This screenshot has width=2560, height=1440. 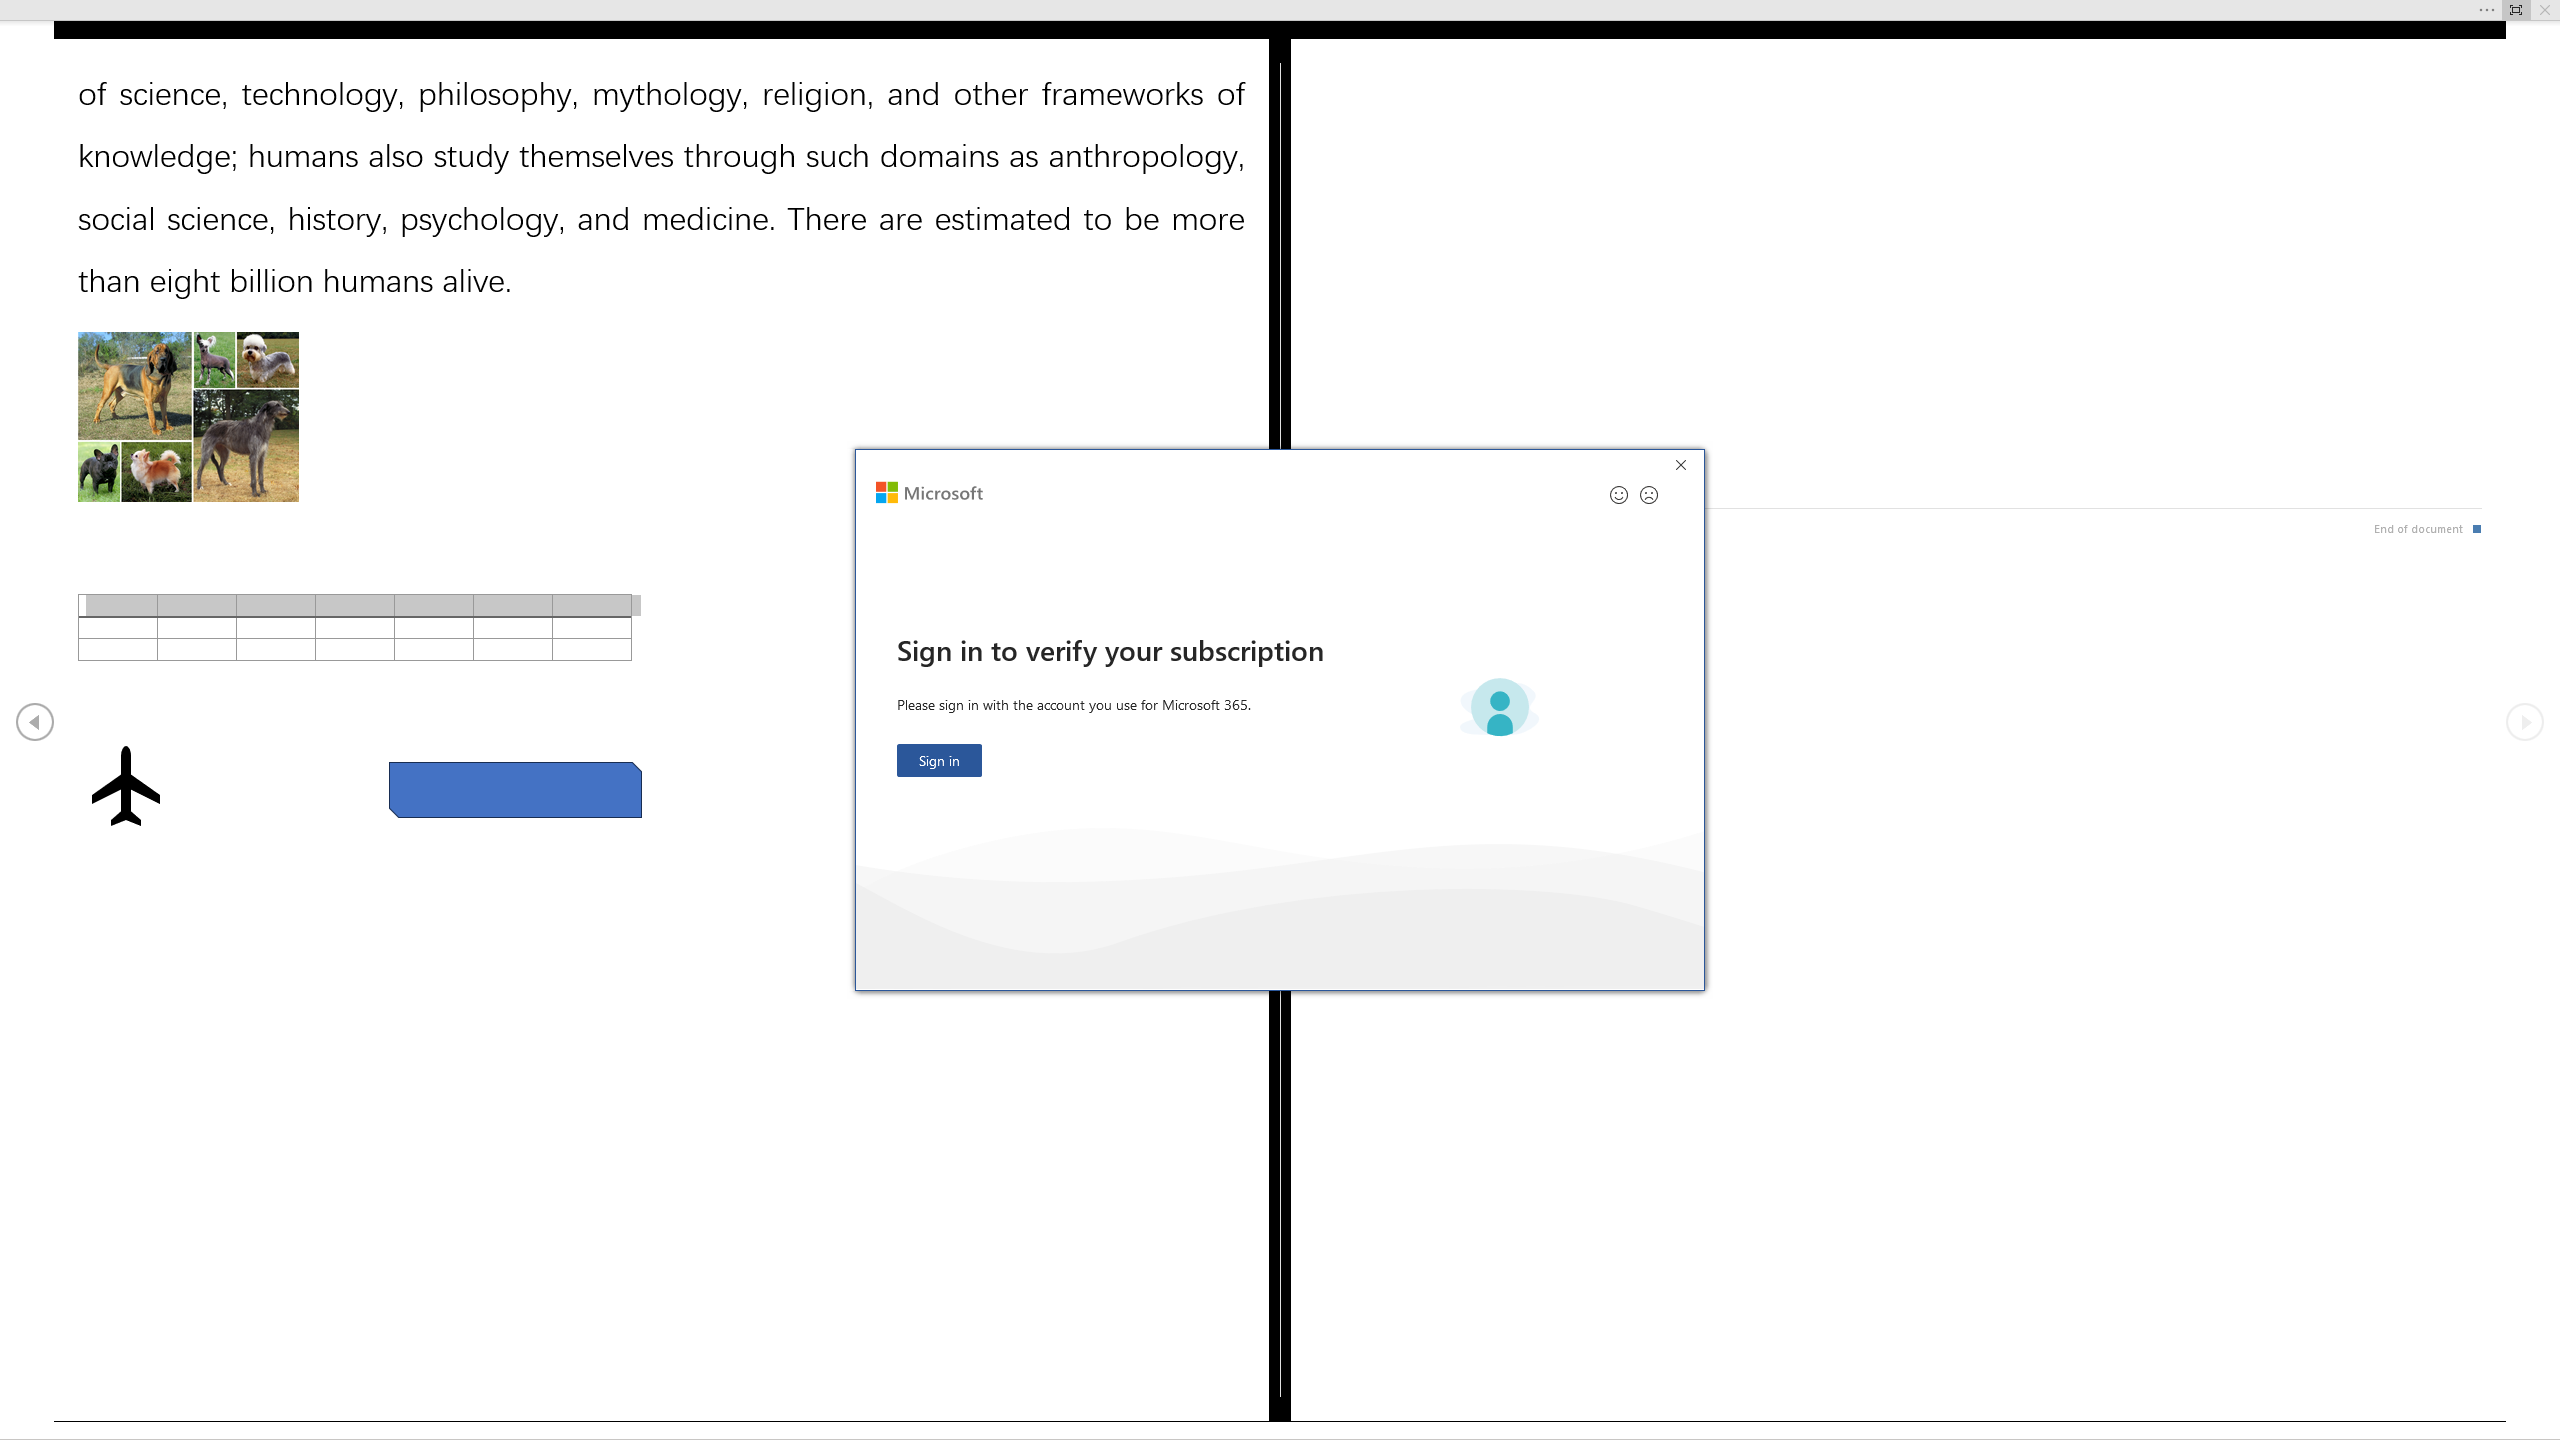 What do you see at coordinates (125, 785) in the screenshot?
I see `'Airplane with solid fill'` at bounding box center [125, 785].